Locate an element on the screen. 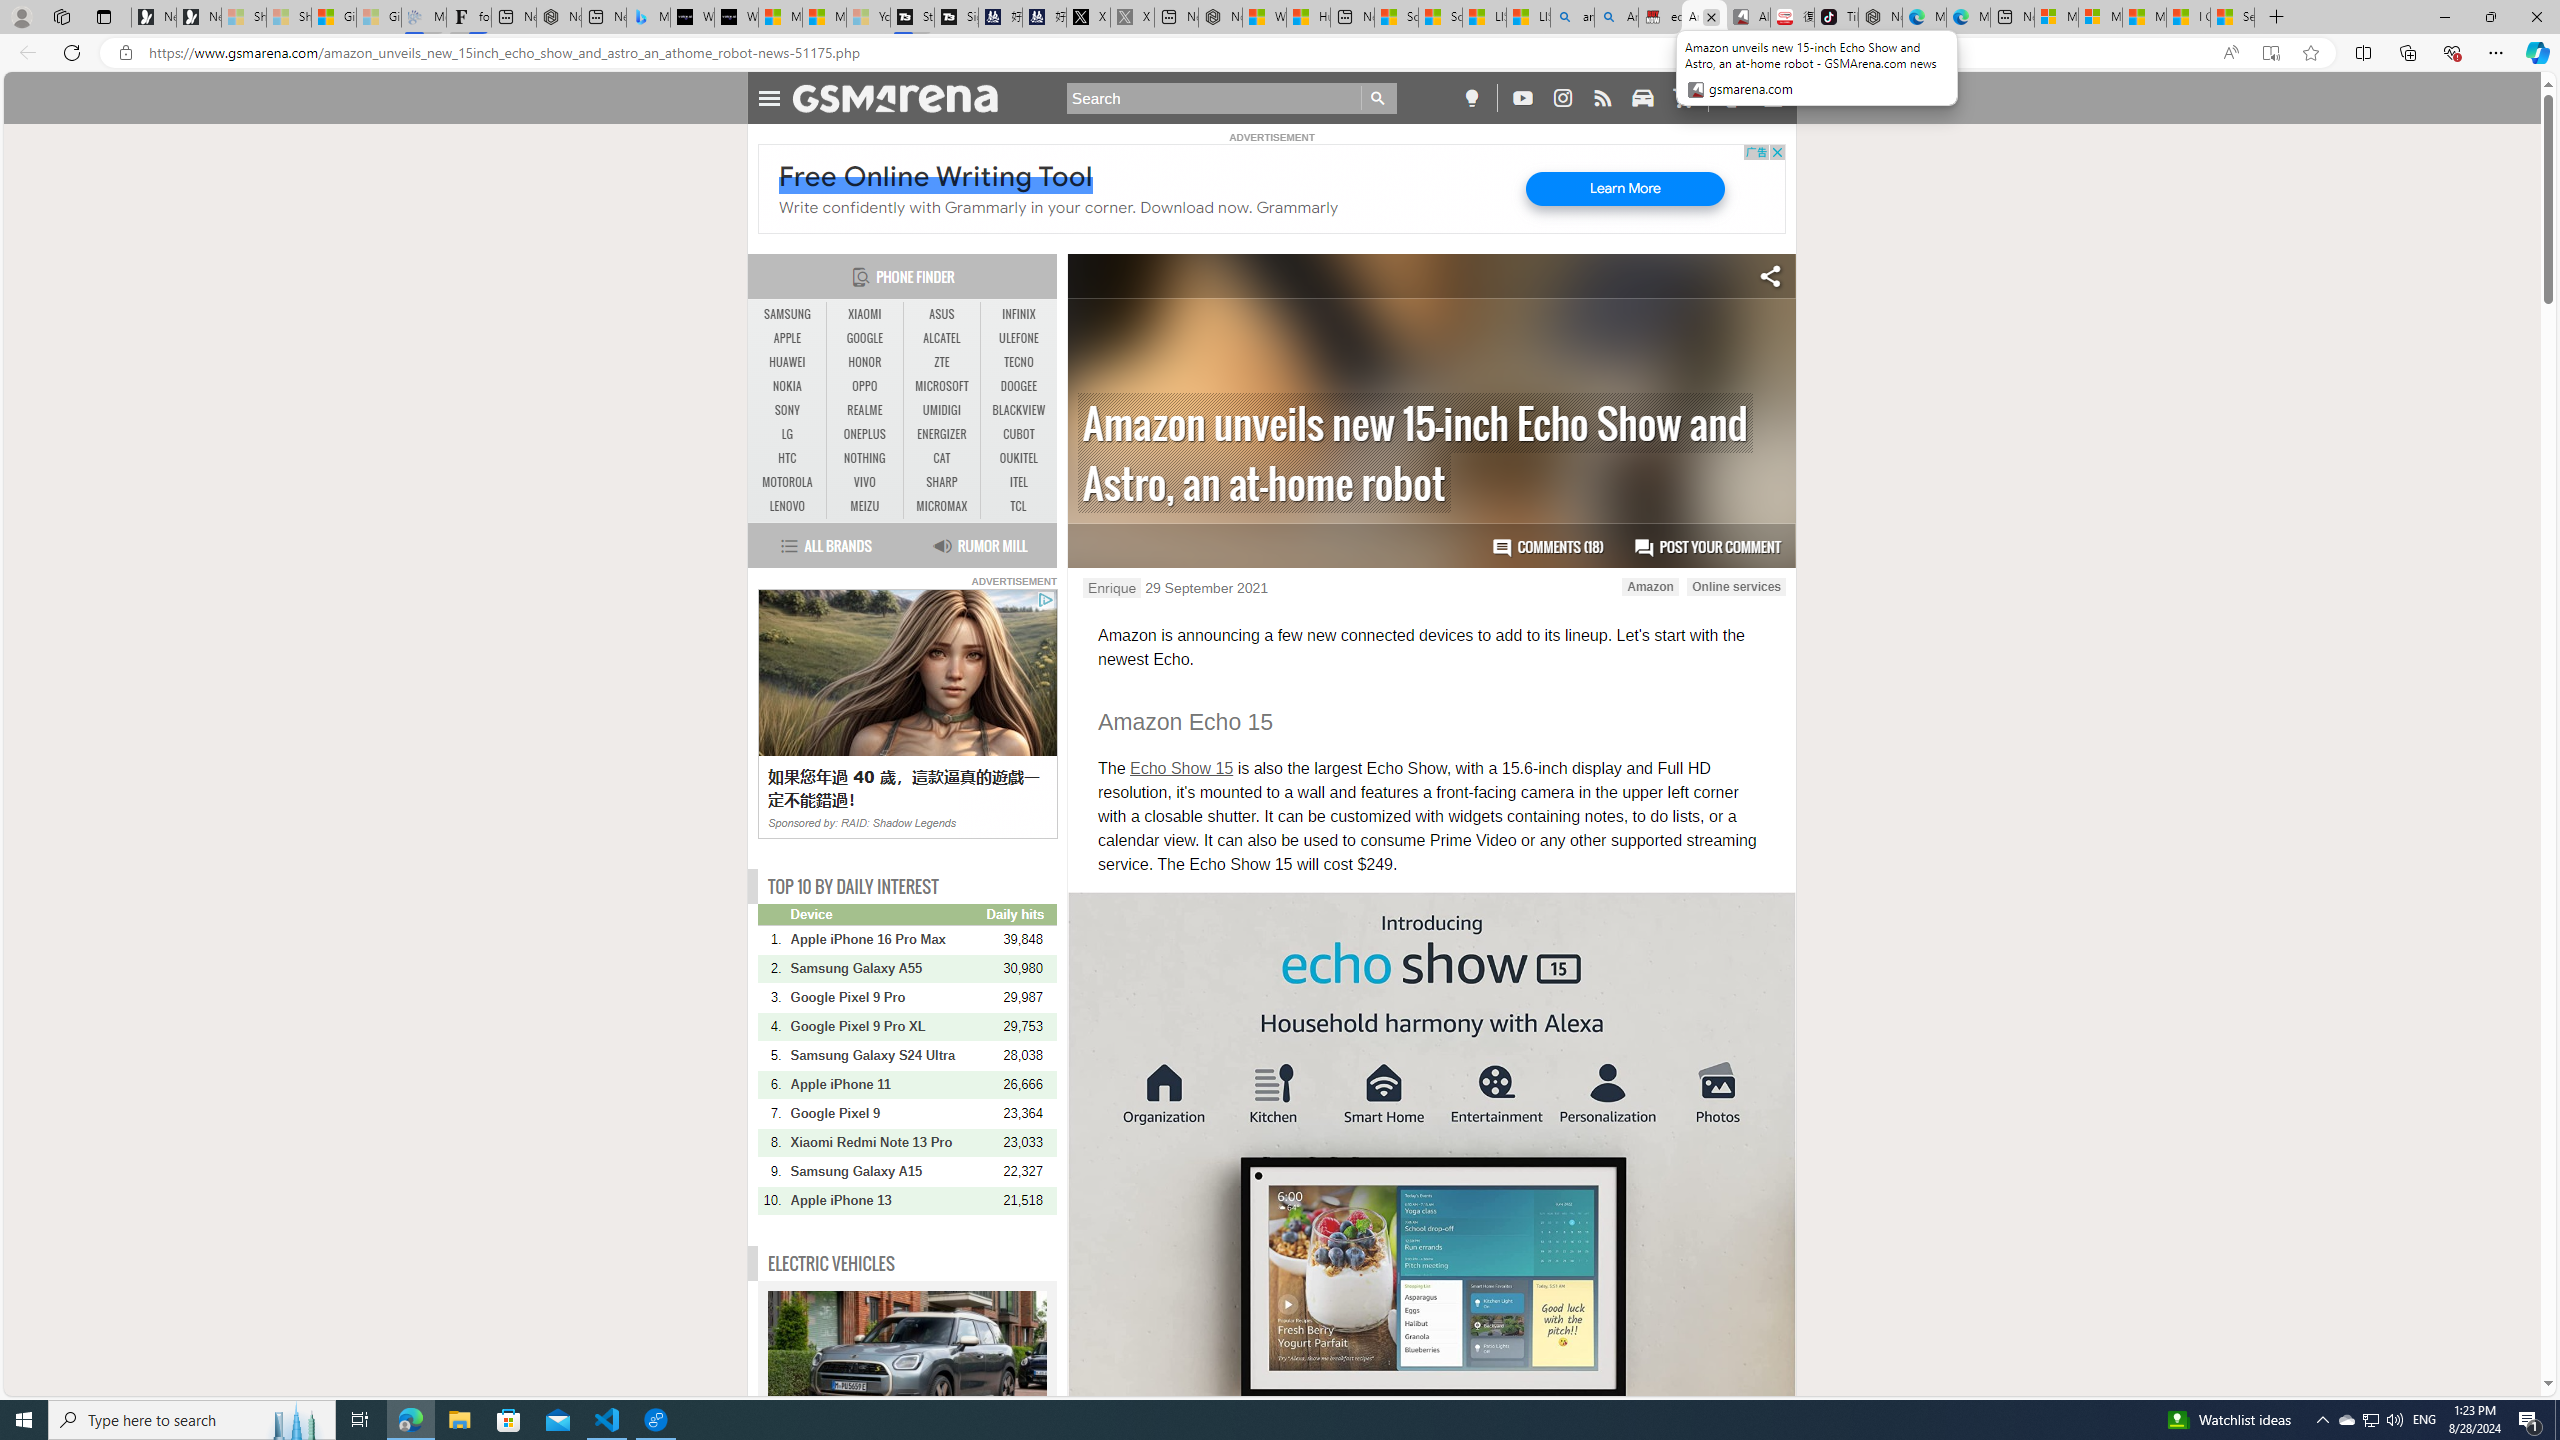 This screenshot has width=2560, height=1440. 'ONEPLUS' is located at coordinates (864, 433).